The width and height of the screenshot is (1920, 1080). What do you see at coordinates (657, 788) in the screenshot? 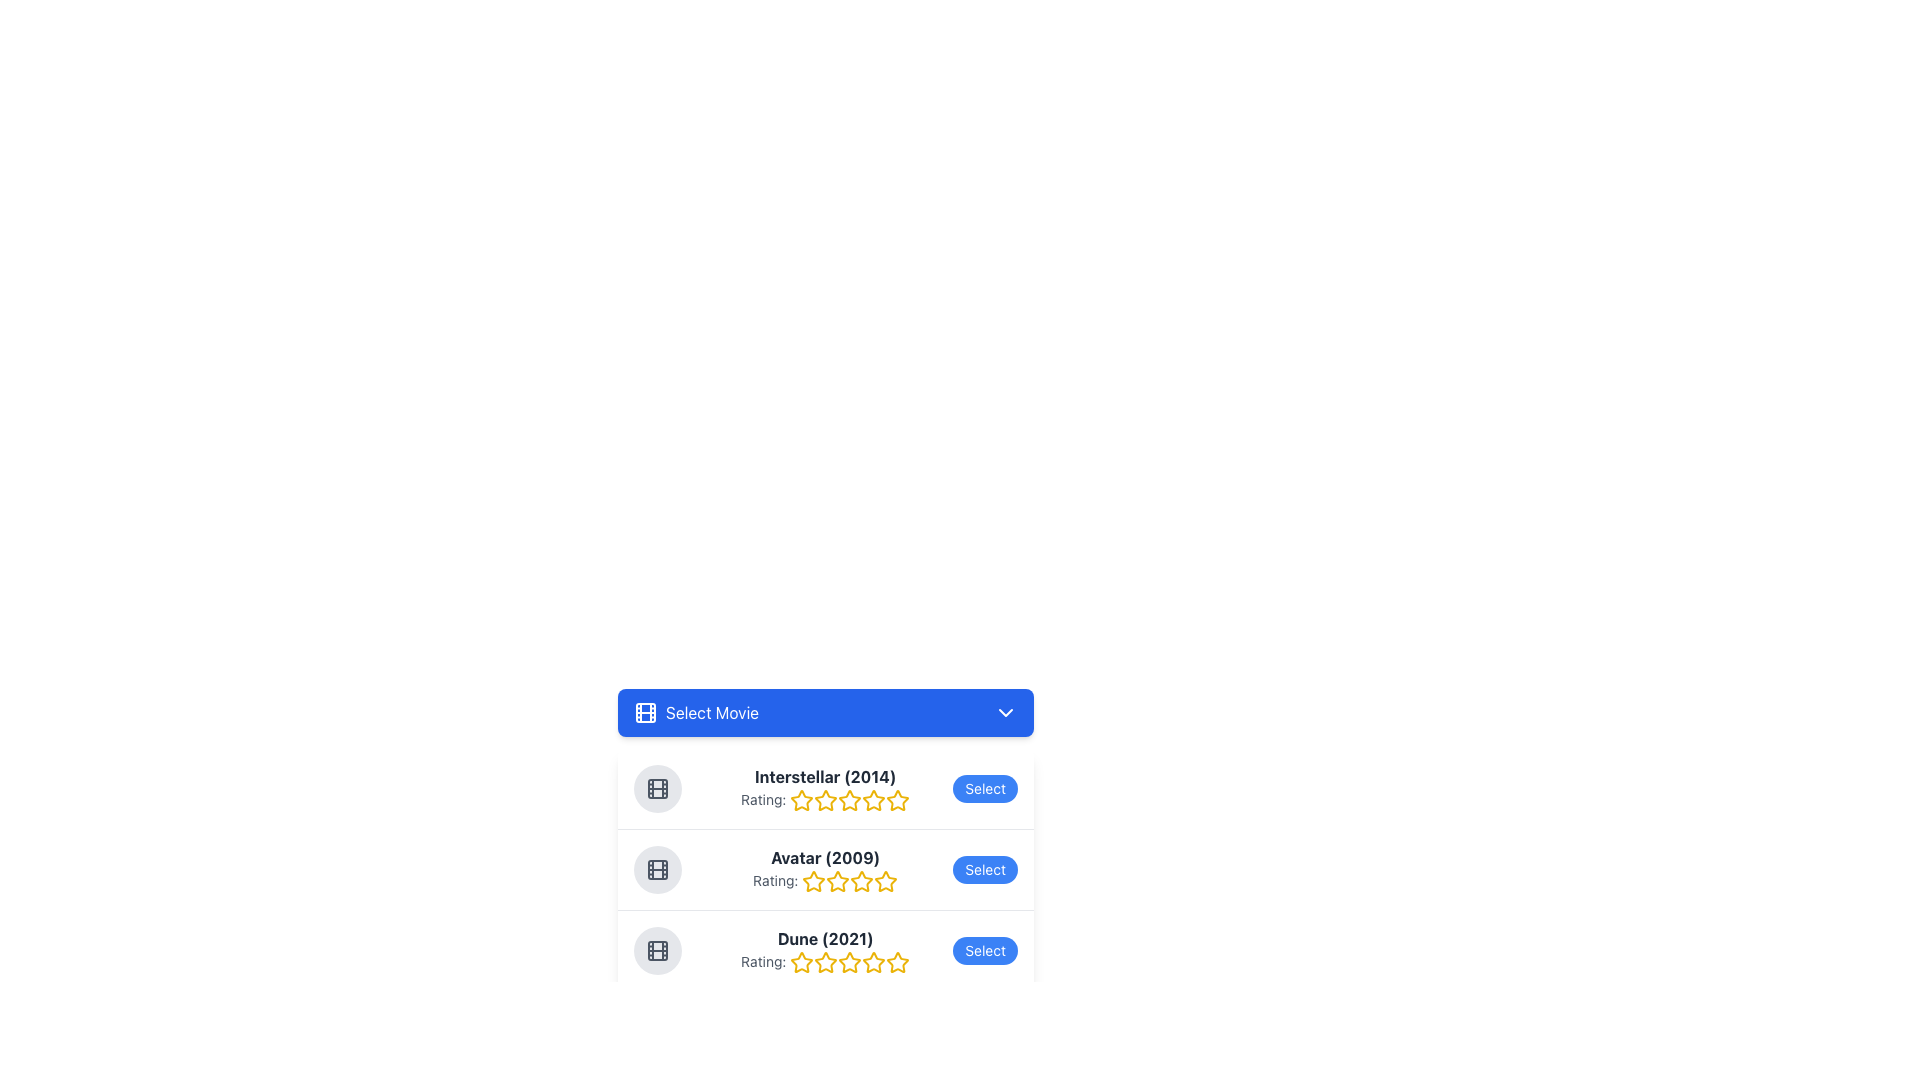
I see `the circular icon with a movie reel design located to the left of the text 'Interstellar (2014)'` at bounding box center [657, 788].